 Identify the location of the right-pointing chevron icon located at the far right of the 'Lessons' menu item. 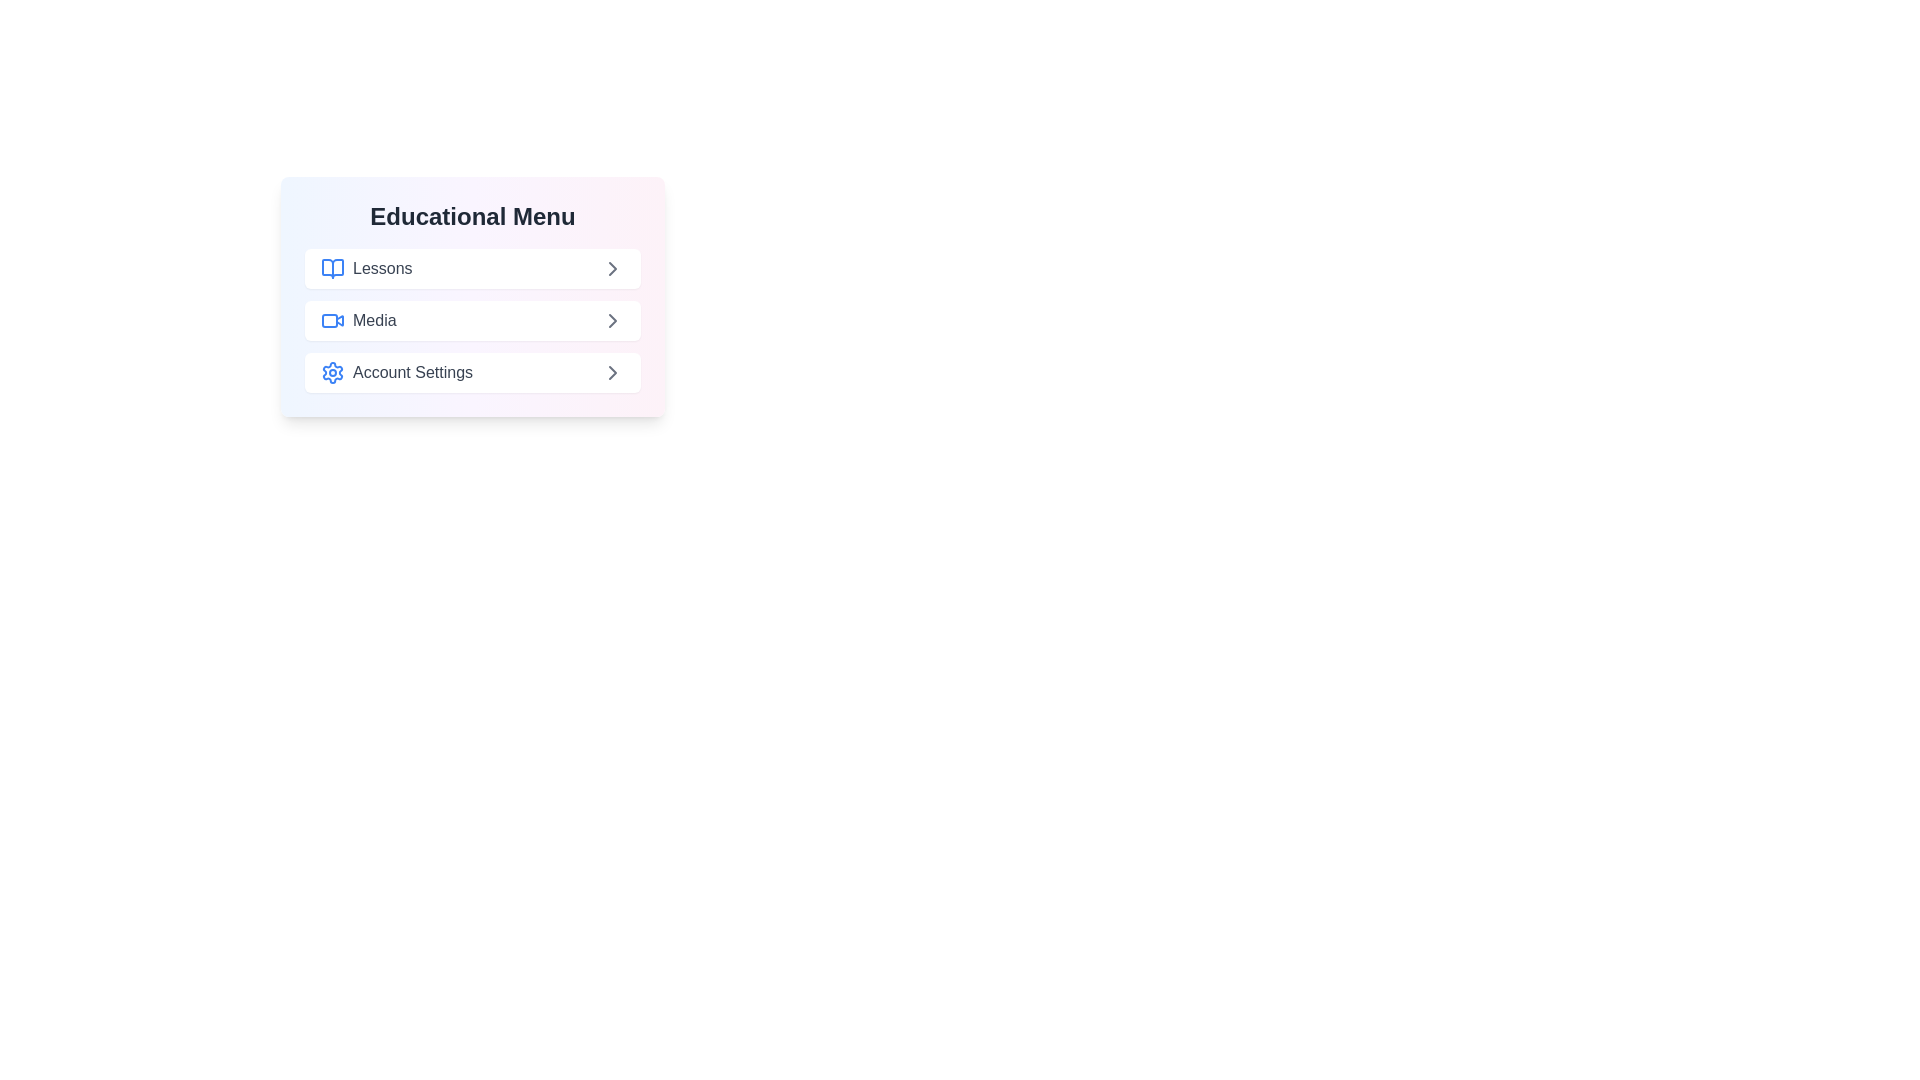
(612, 268).